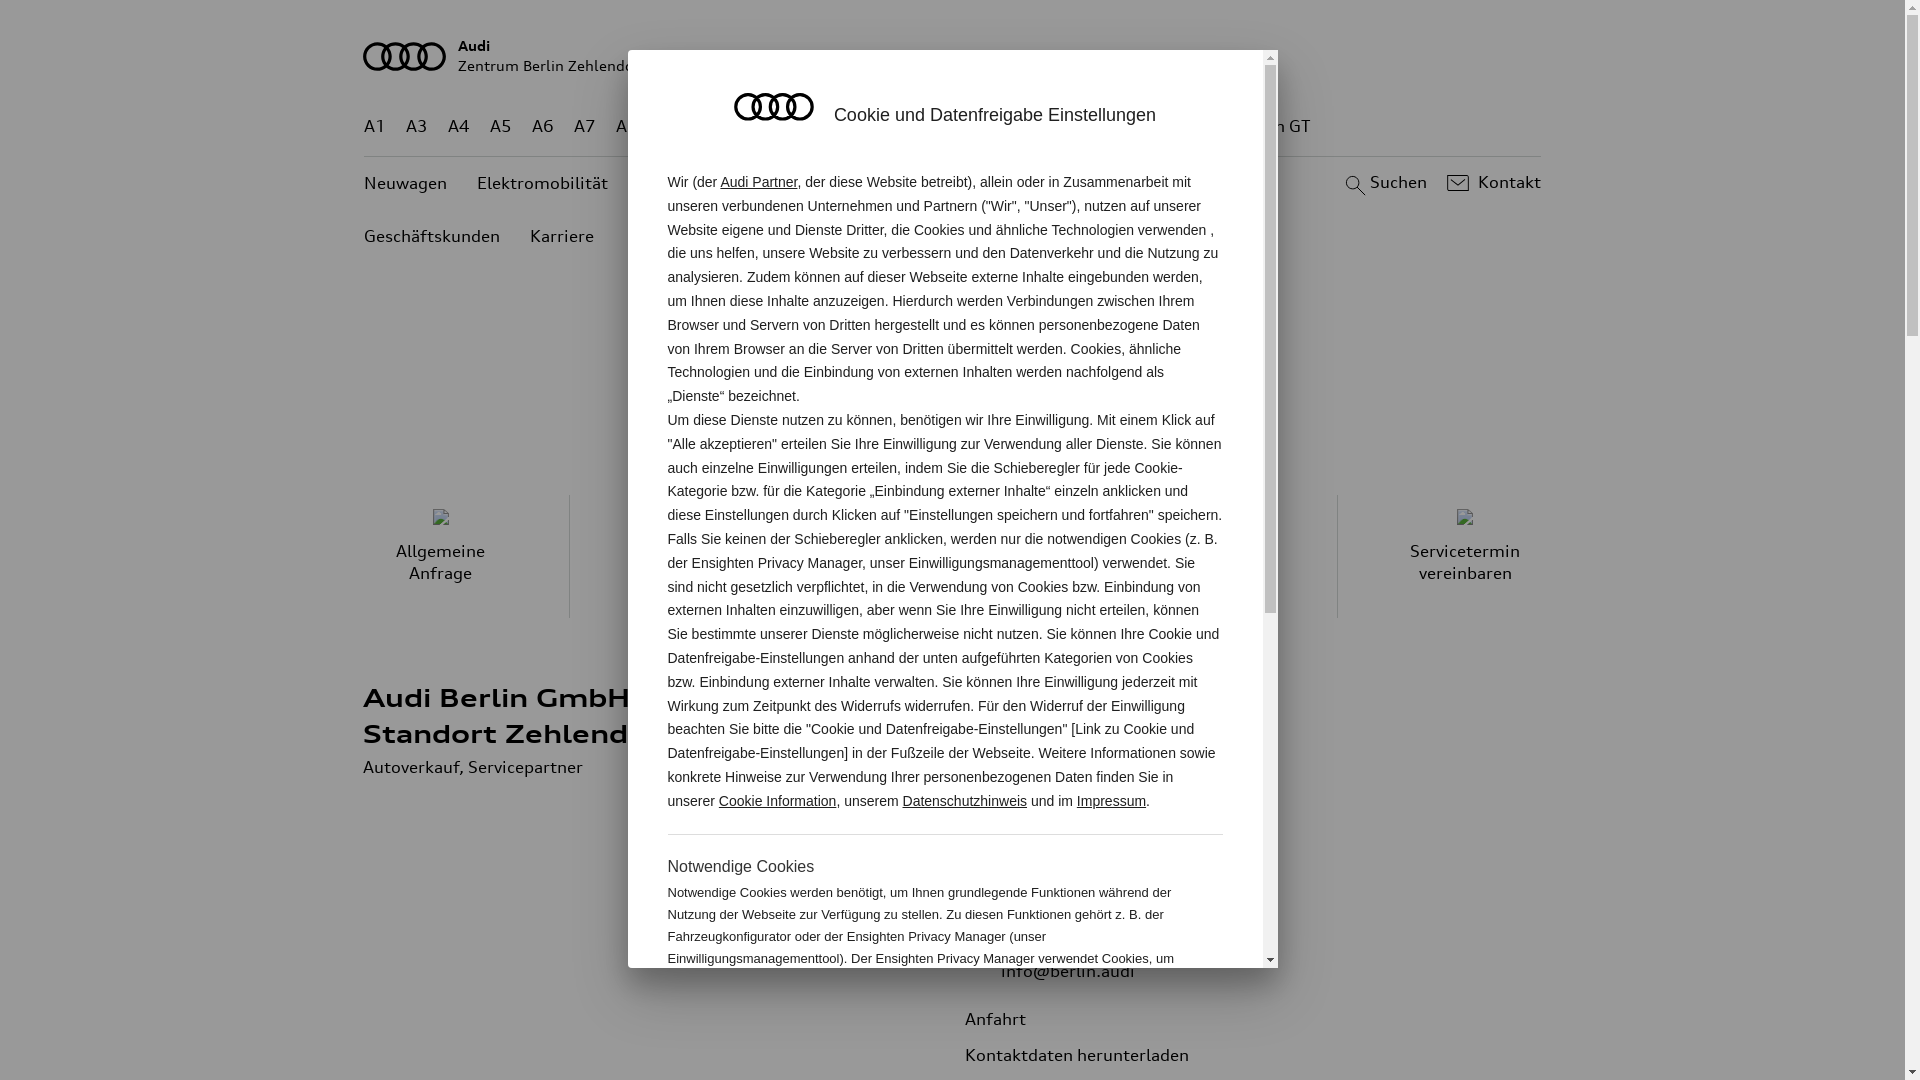  Describe the element at coordinates (542, 126) in the screenshot. I see `'A6'` at that location.